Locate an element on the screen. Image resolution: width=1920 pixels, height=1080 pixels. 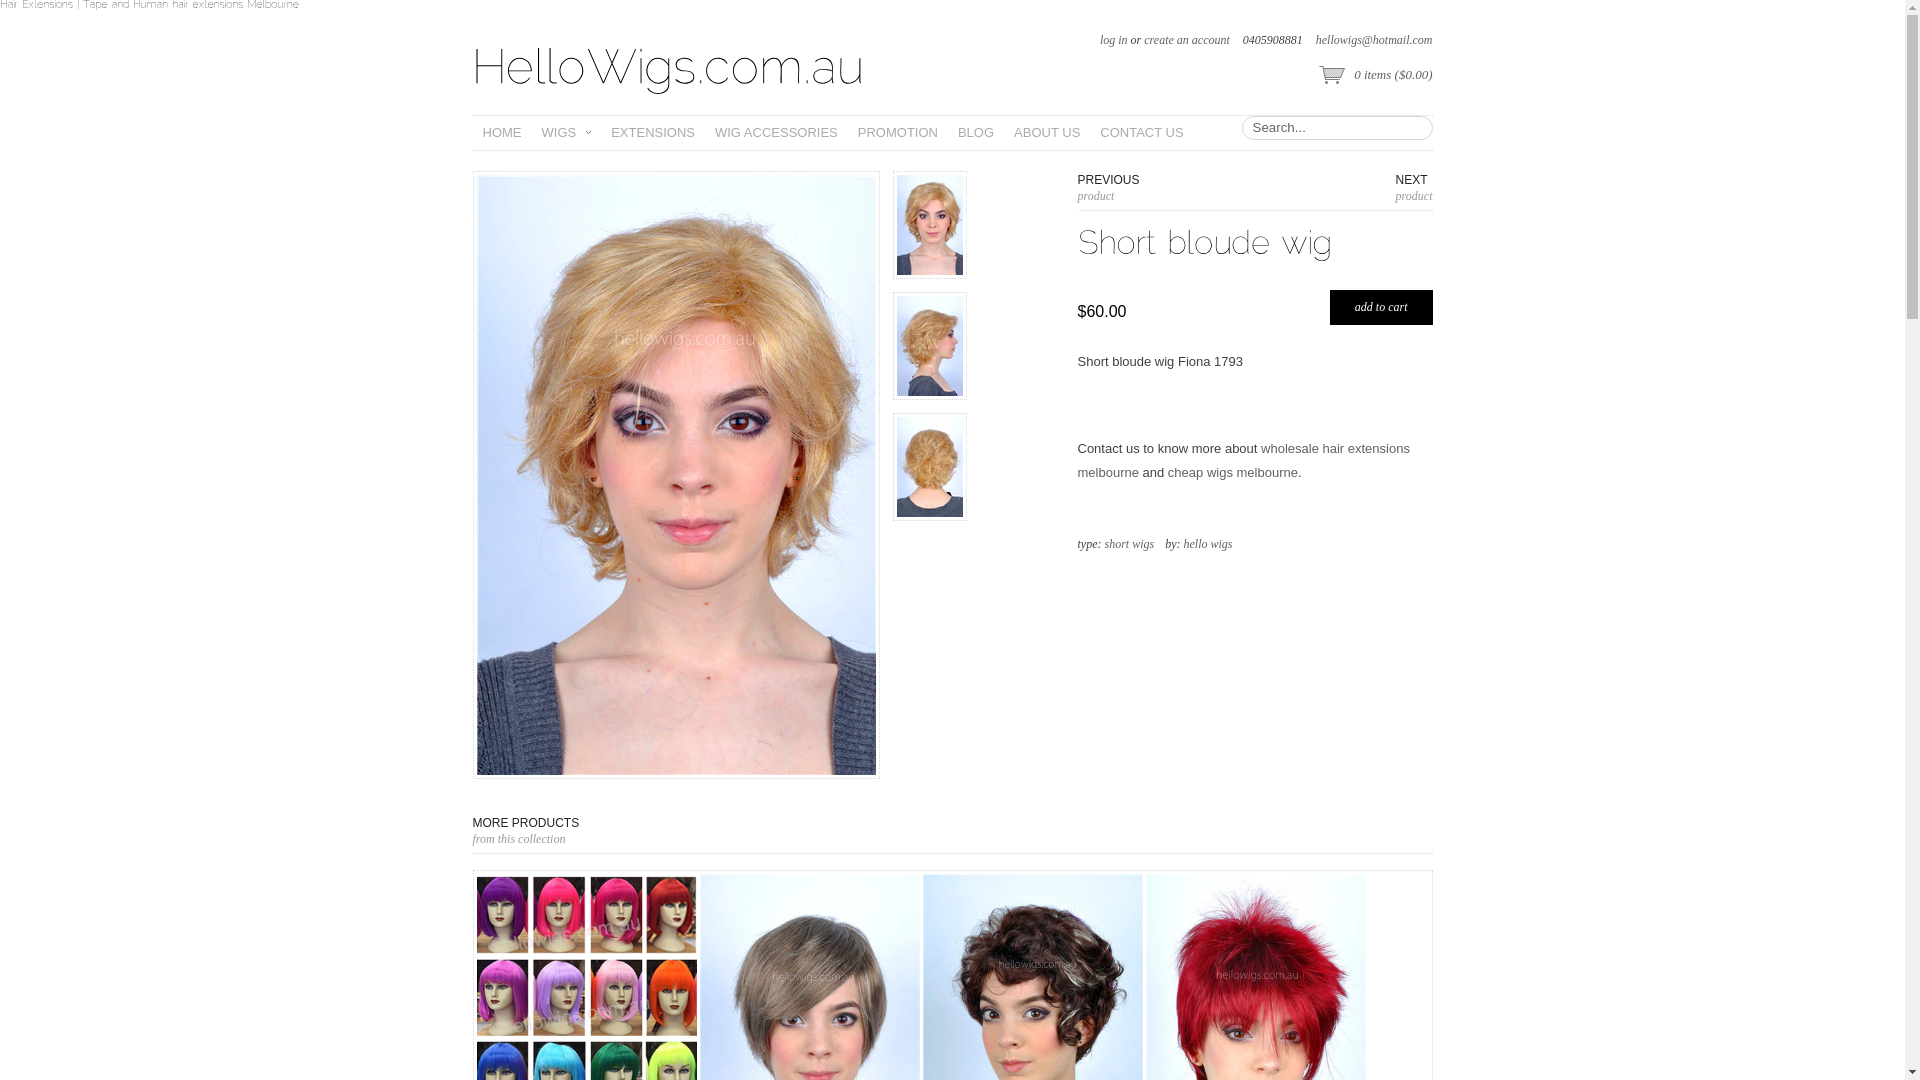
'CONTACT US' is located at coordinates (1141, 132).